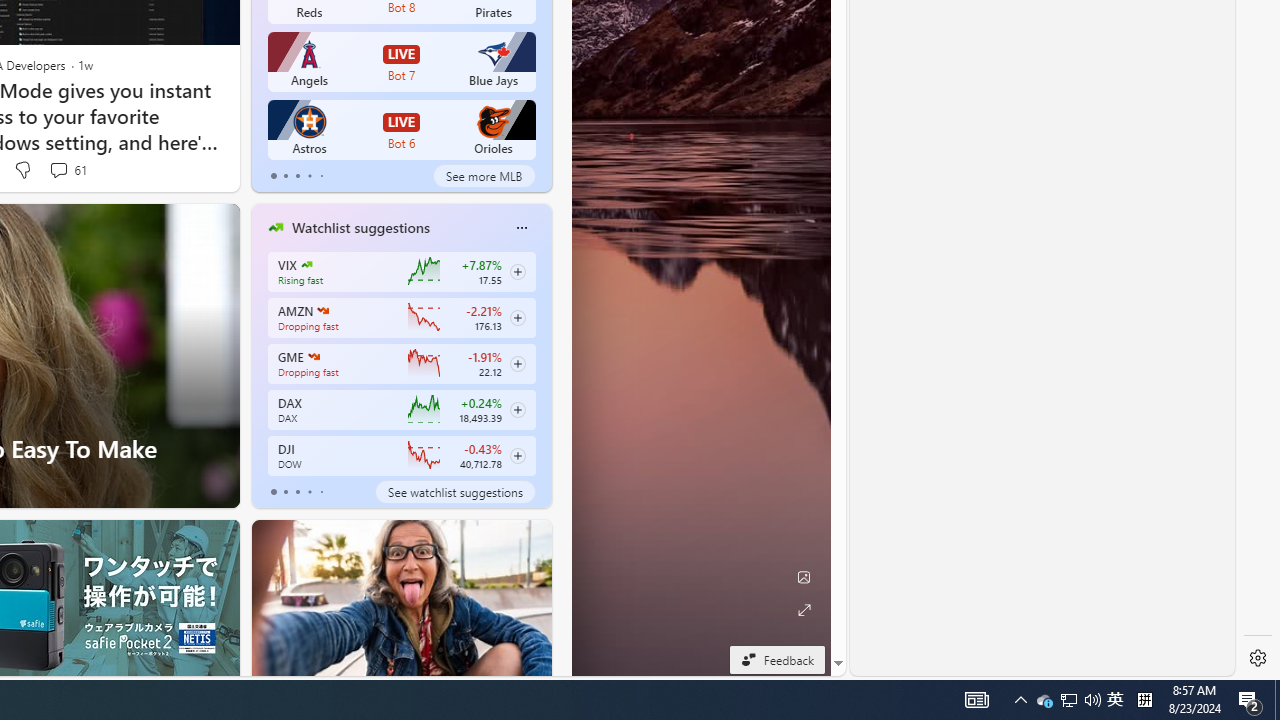 This screenshot has height=720, width=1280. Describe the element at coordinates (400, 129) in the screenshot. I see `'Astros LIVE Bot 6 Orioles'` at that location.